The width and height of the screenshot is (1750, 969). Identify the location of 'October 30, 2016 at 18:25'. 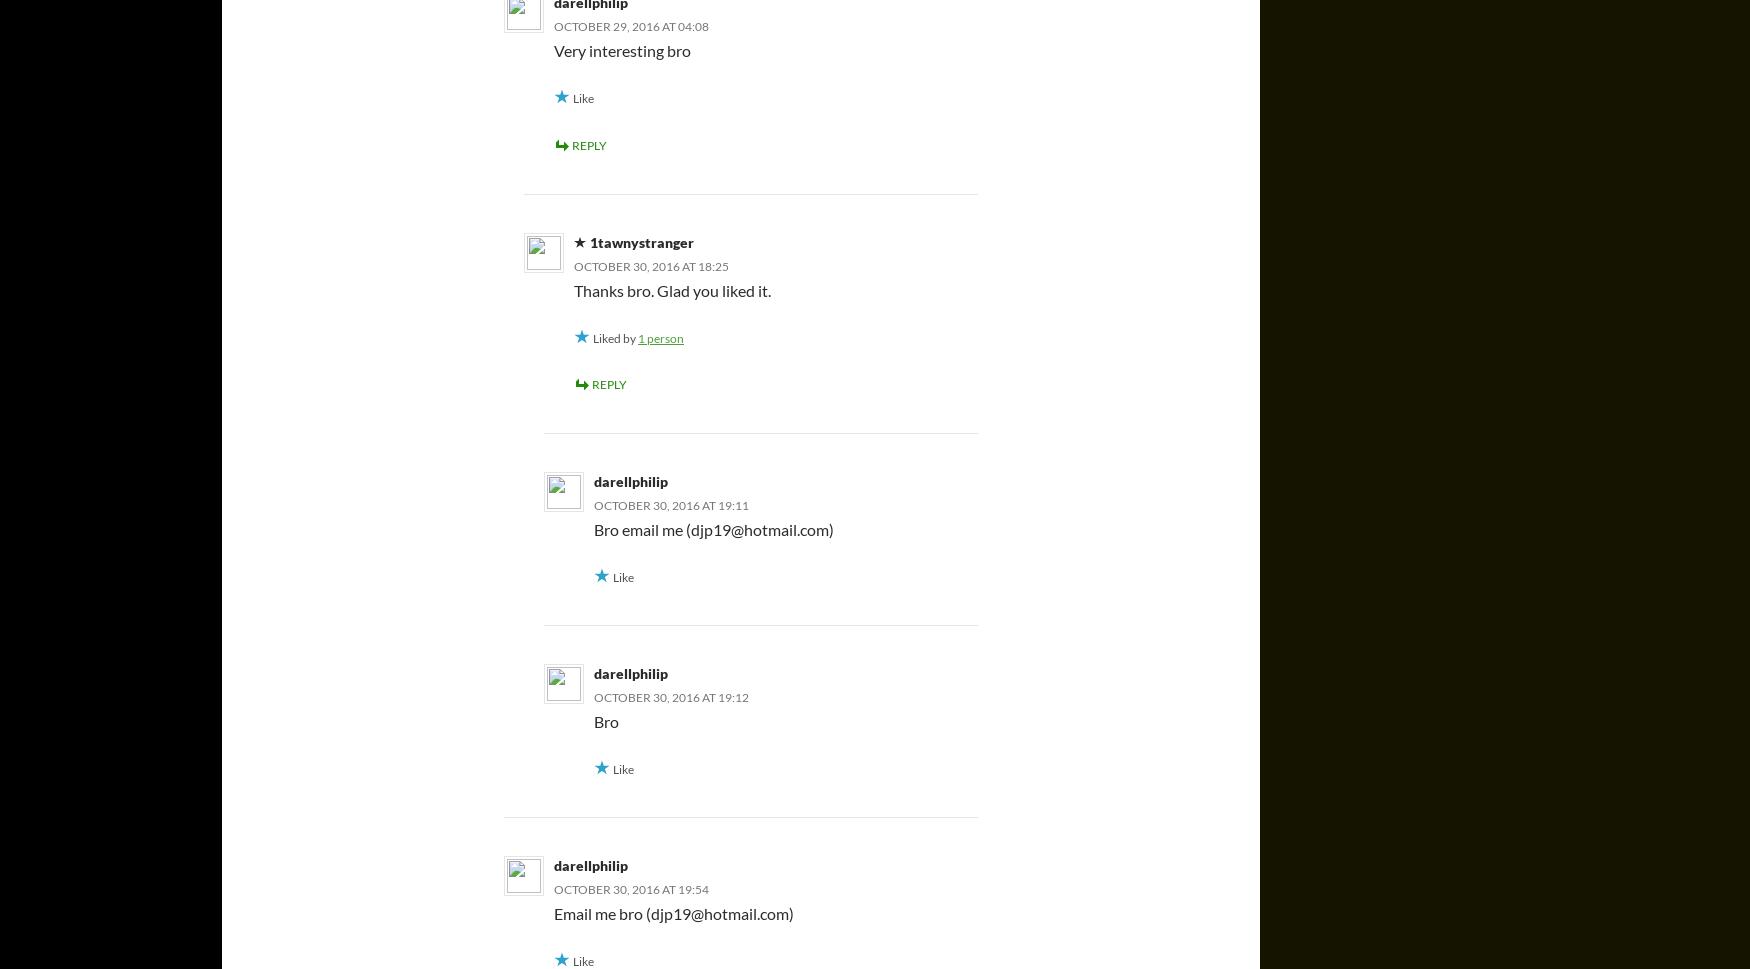
(650, 265).